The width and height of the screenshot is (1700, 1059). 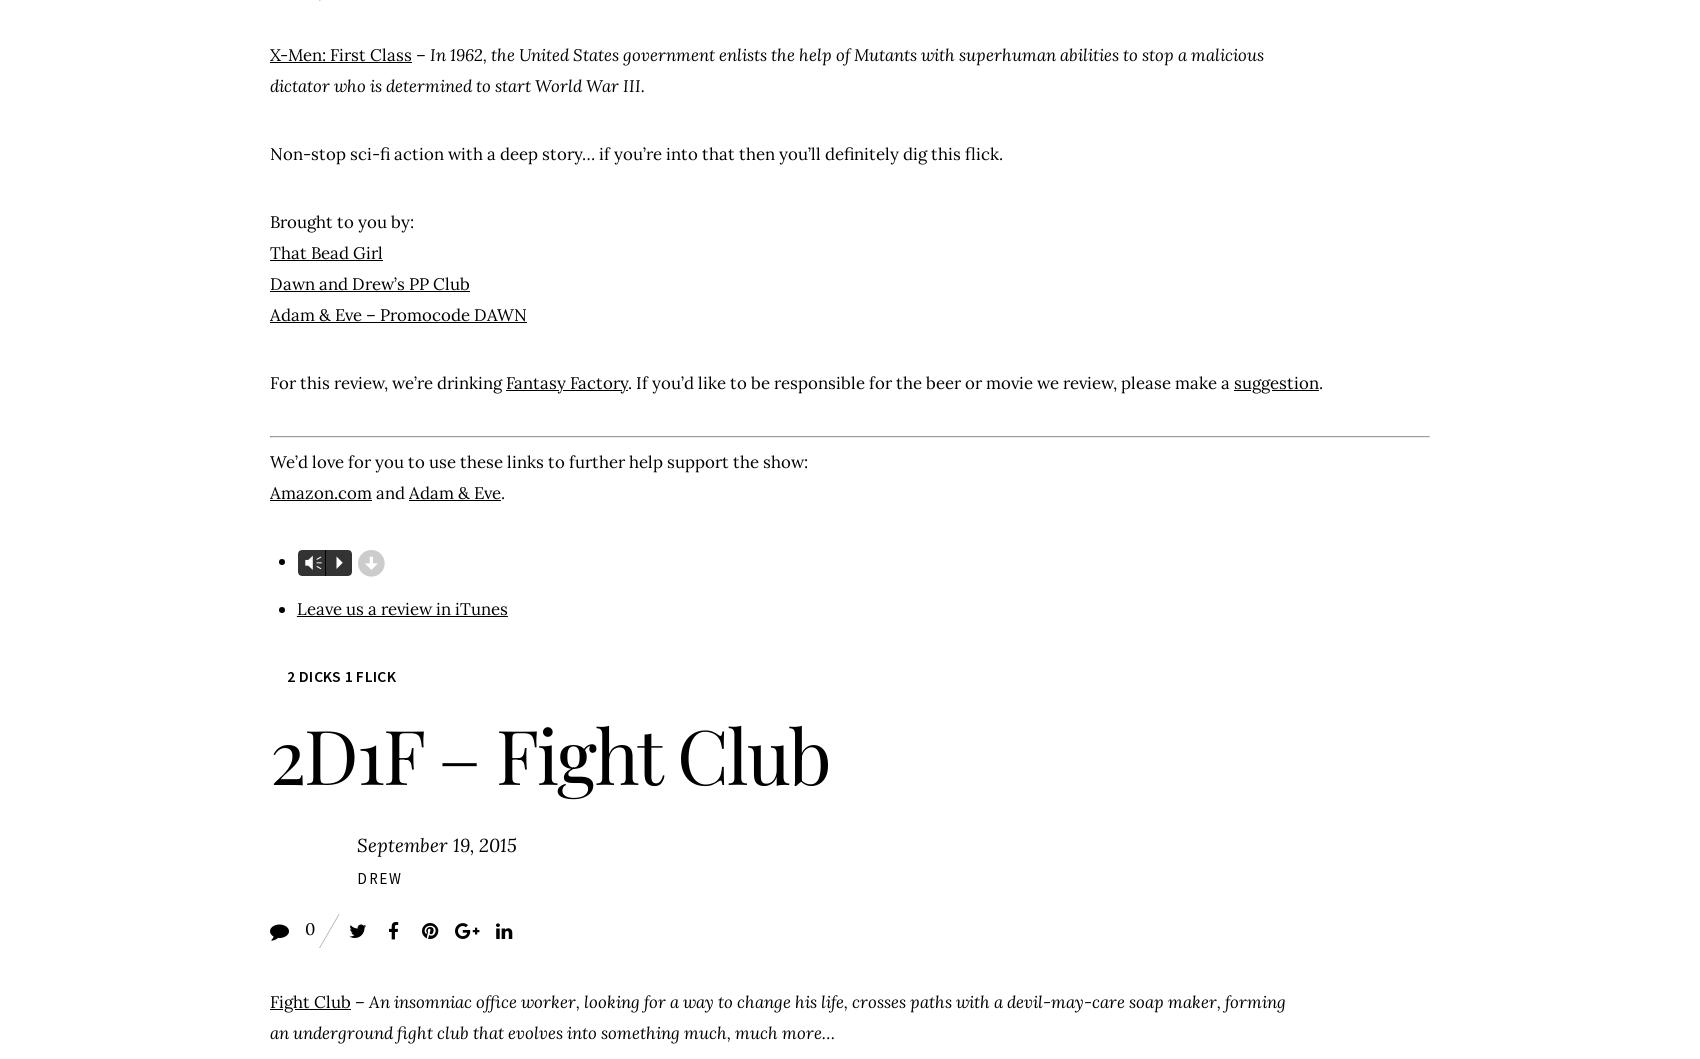 What do you see at coordinates (295, 606) in the screenshot?
I see `'Leave us a review in iTunes'` at bounding box center [295, 606].